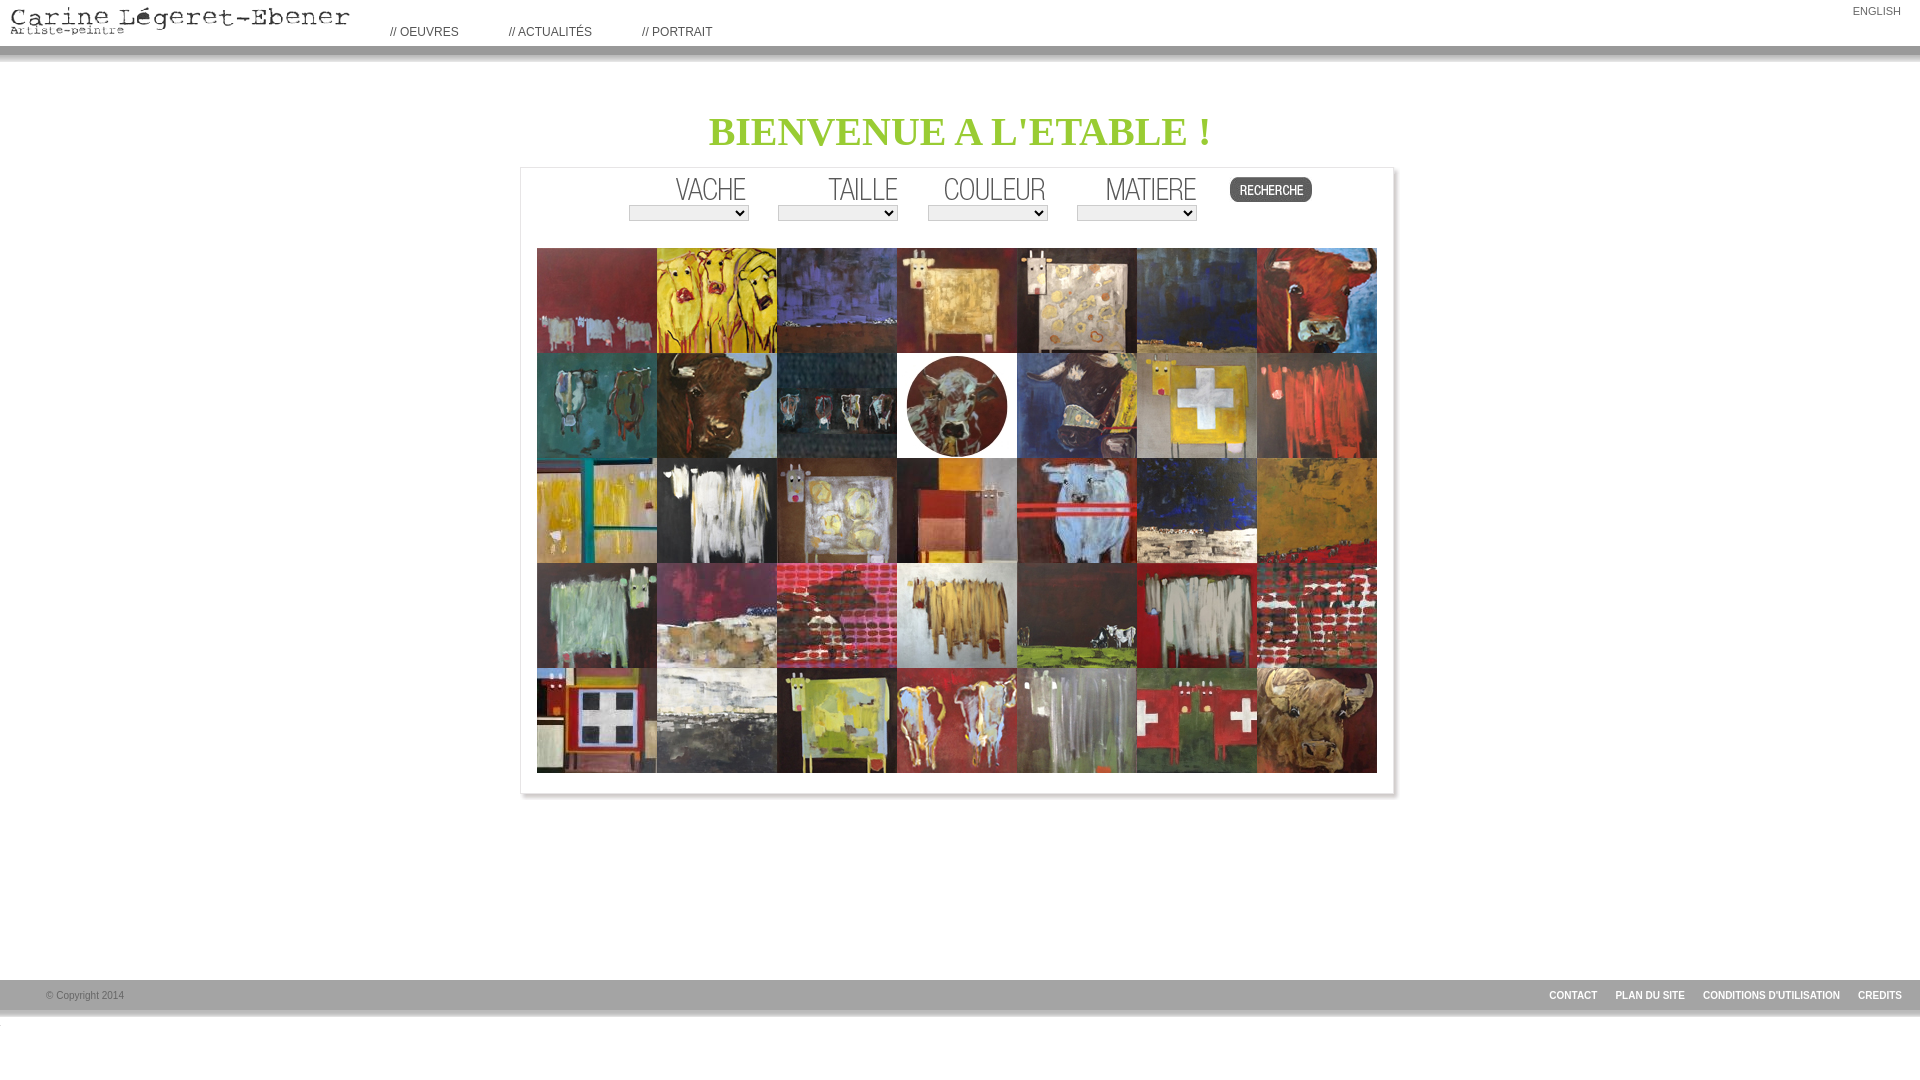 The image size is (1920, 1080). What do you see at coordinates (1548, 995) in the screenshot?
I see `'CONTACT'` at bounding box center [1548, 995].